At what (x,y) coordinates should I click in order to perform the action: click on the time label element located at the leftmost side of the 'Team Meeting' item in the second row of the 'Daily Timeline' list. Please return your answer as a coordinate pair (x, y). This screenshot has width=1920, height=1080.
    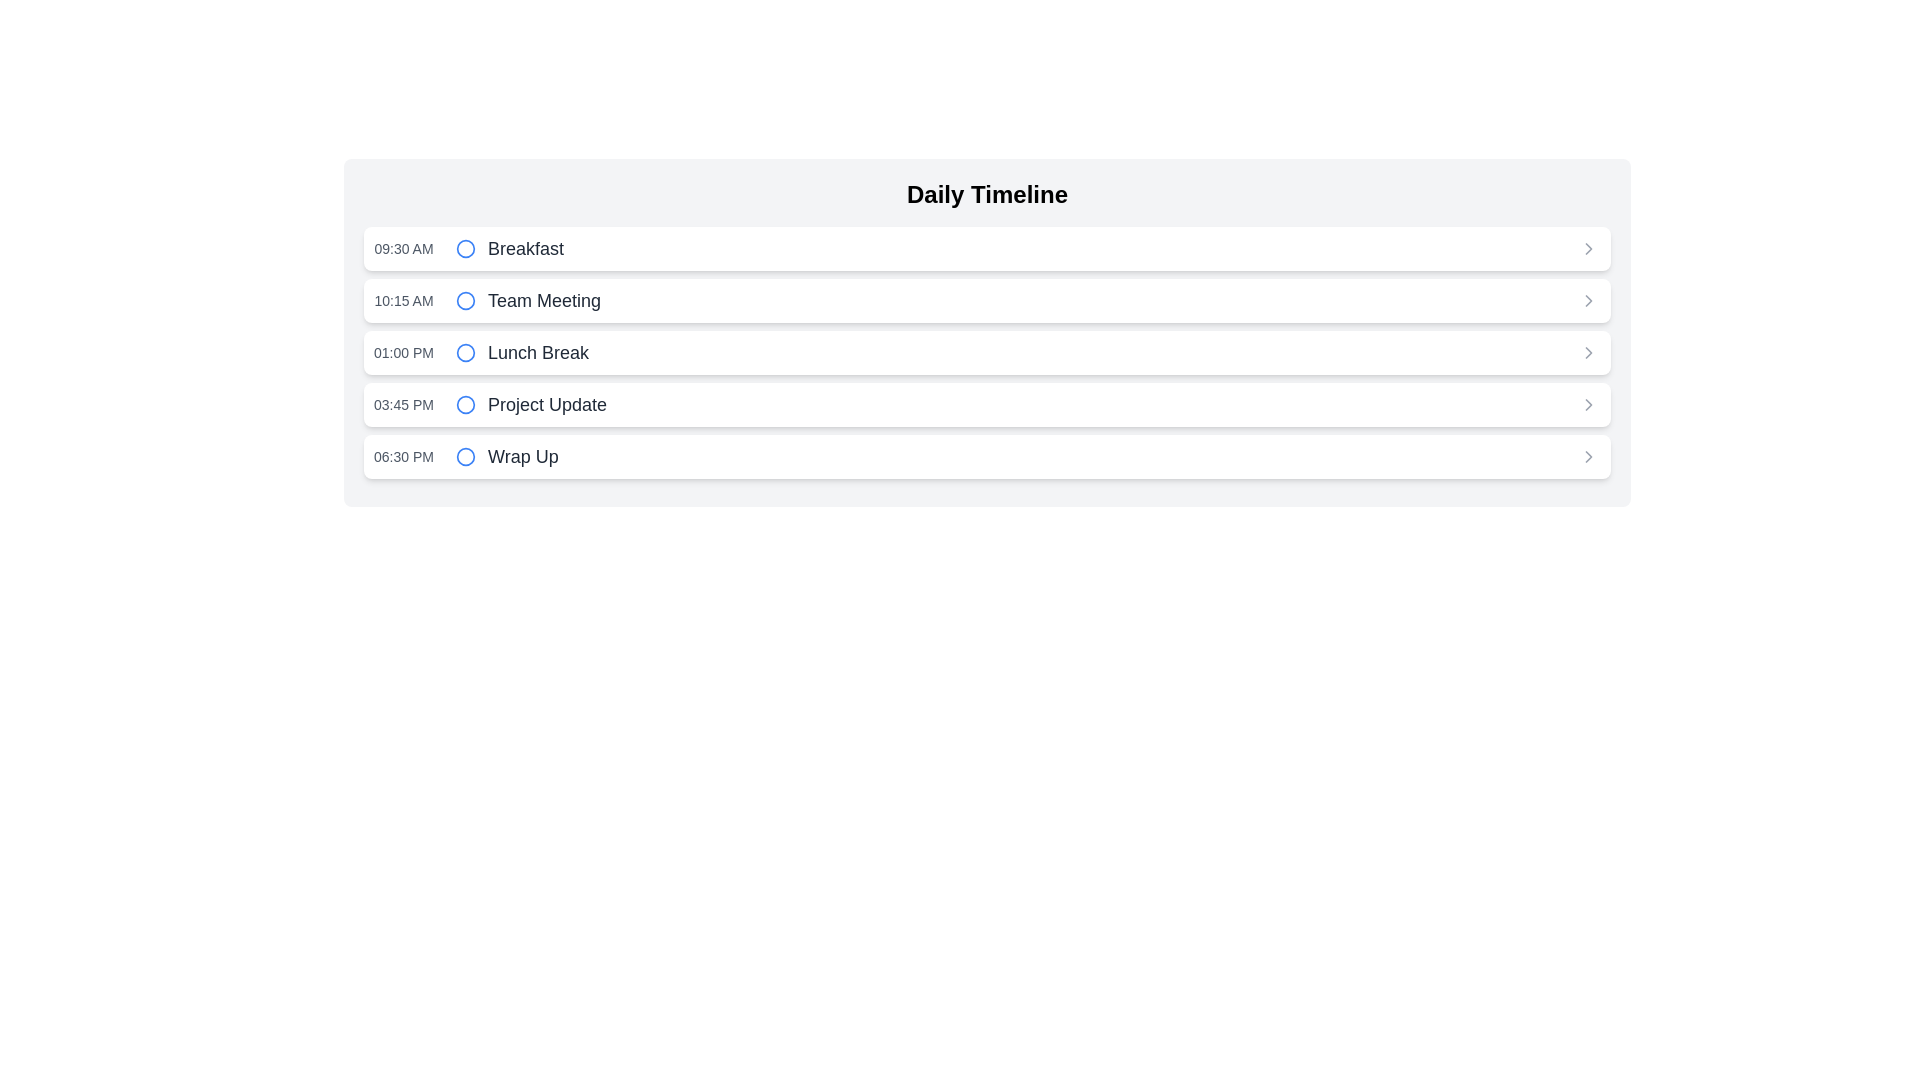
    Looking at the image, I should click on (402, 300).